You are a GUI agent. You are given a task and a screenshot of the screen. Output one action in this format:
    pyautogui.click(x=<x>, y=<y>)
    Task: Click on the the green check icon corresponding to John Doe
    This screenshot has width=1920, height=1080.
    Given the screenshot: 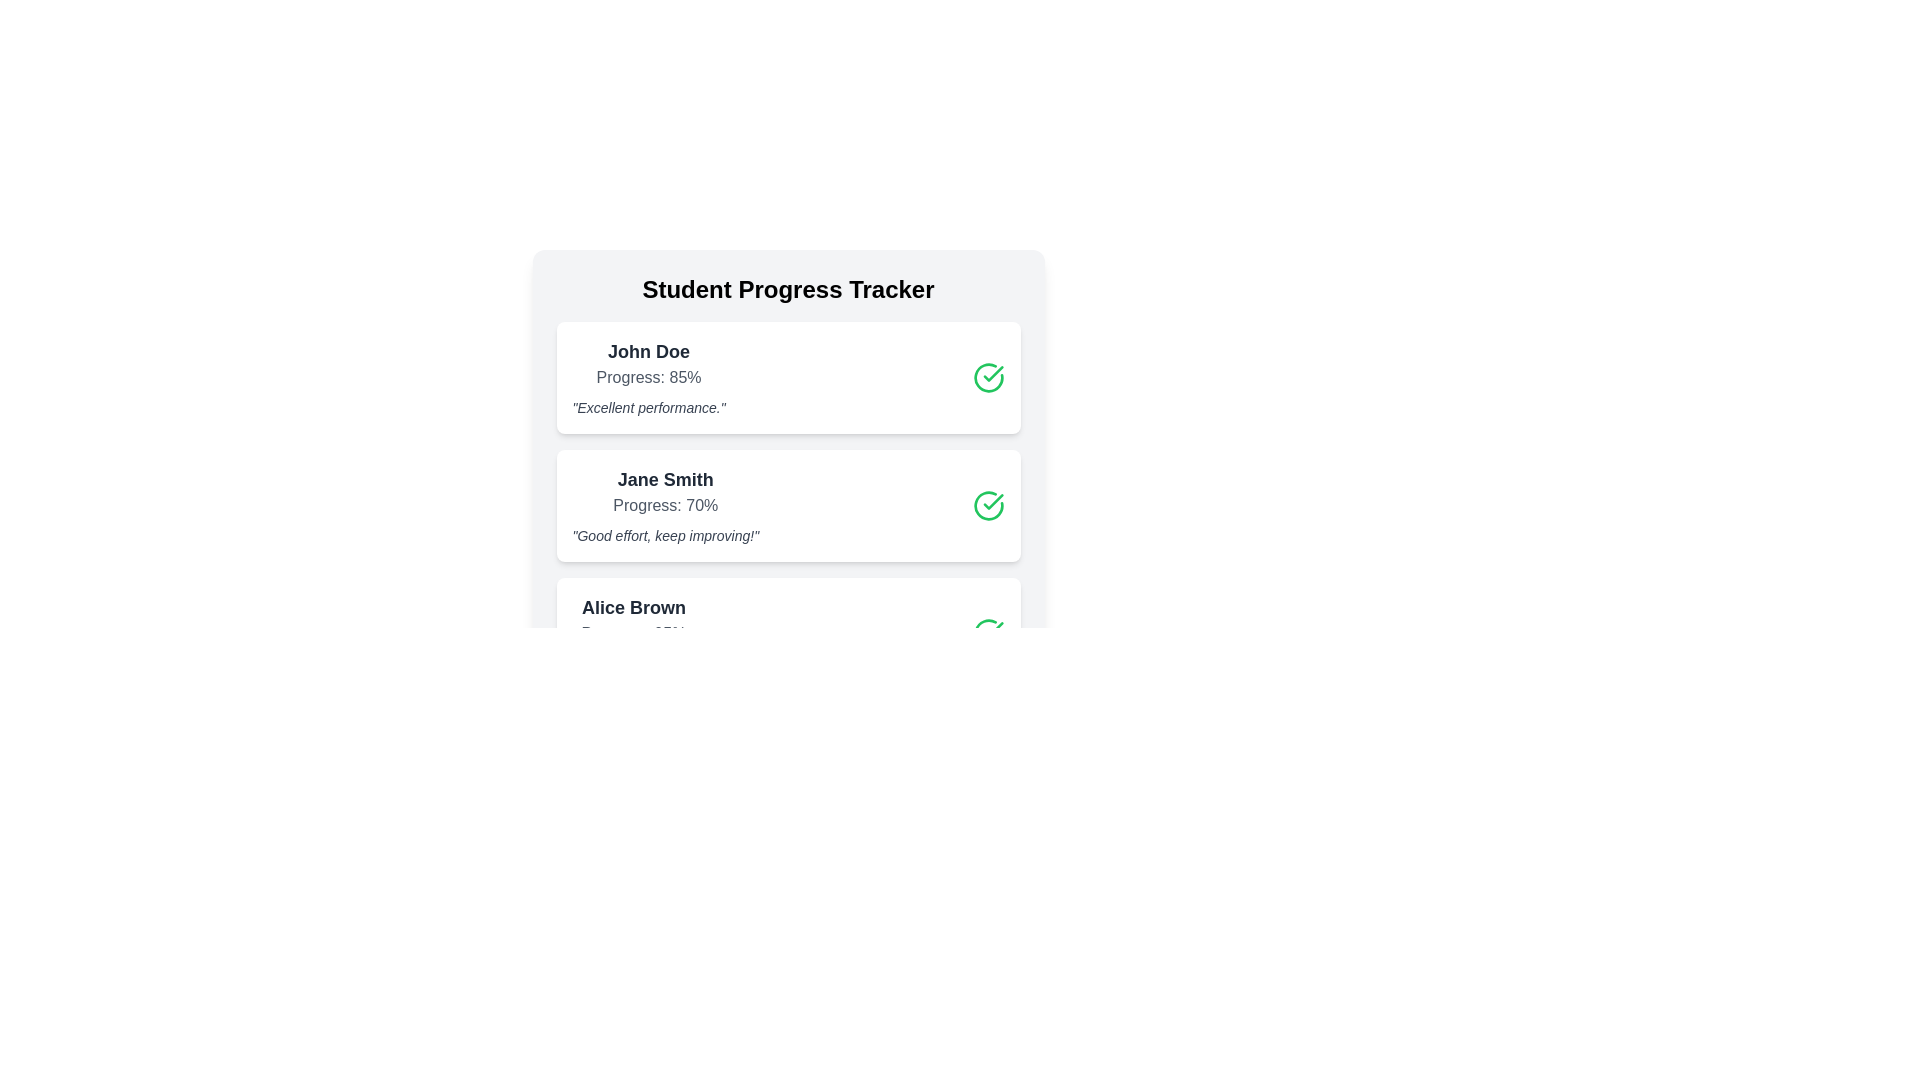 What is the action you would take?
    pyautogui.click(x=988, y=378)
    